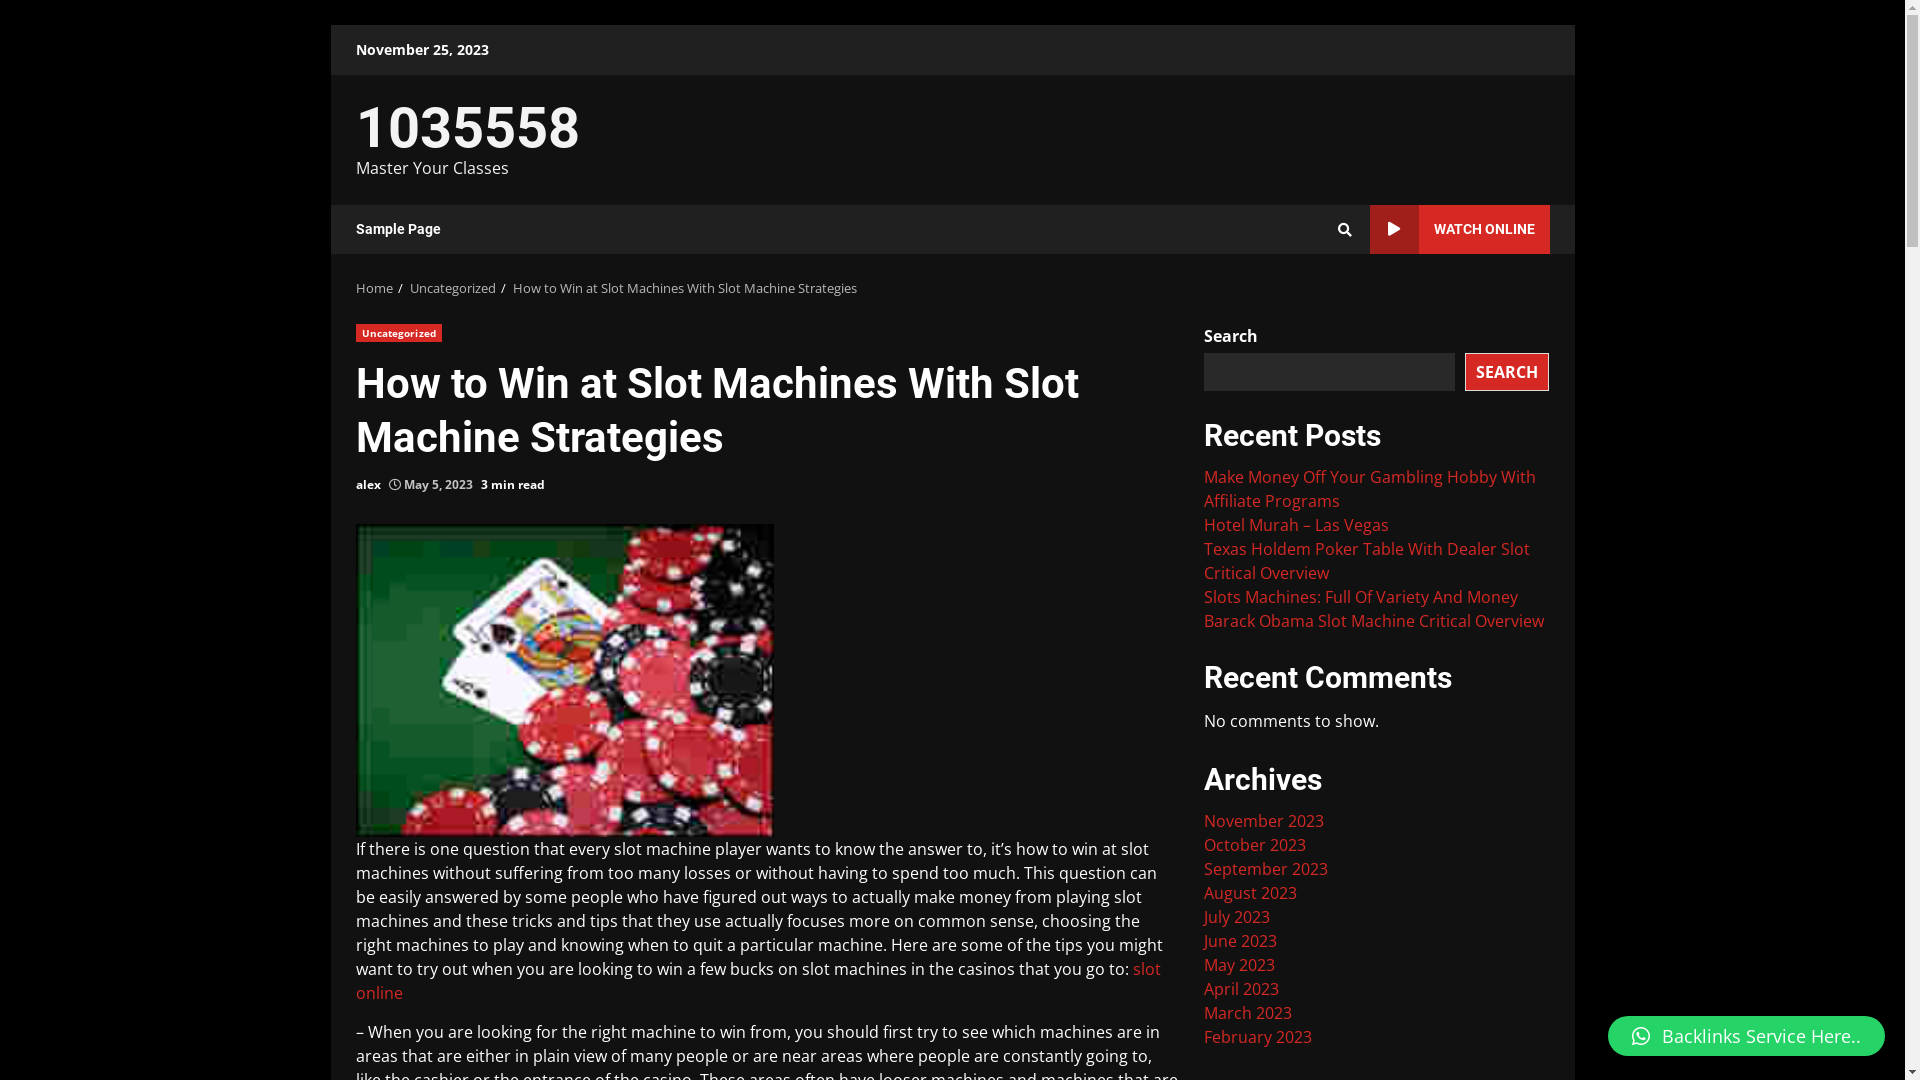  What do you see at coordinates (1203, 941) in the screenshot?
I see `'June 2023'` at bounding box center [1203, 941].